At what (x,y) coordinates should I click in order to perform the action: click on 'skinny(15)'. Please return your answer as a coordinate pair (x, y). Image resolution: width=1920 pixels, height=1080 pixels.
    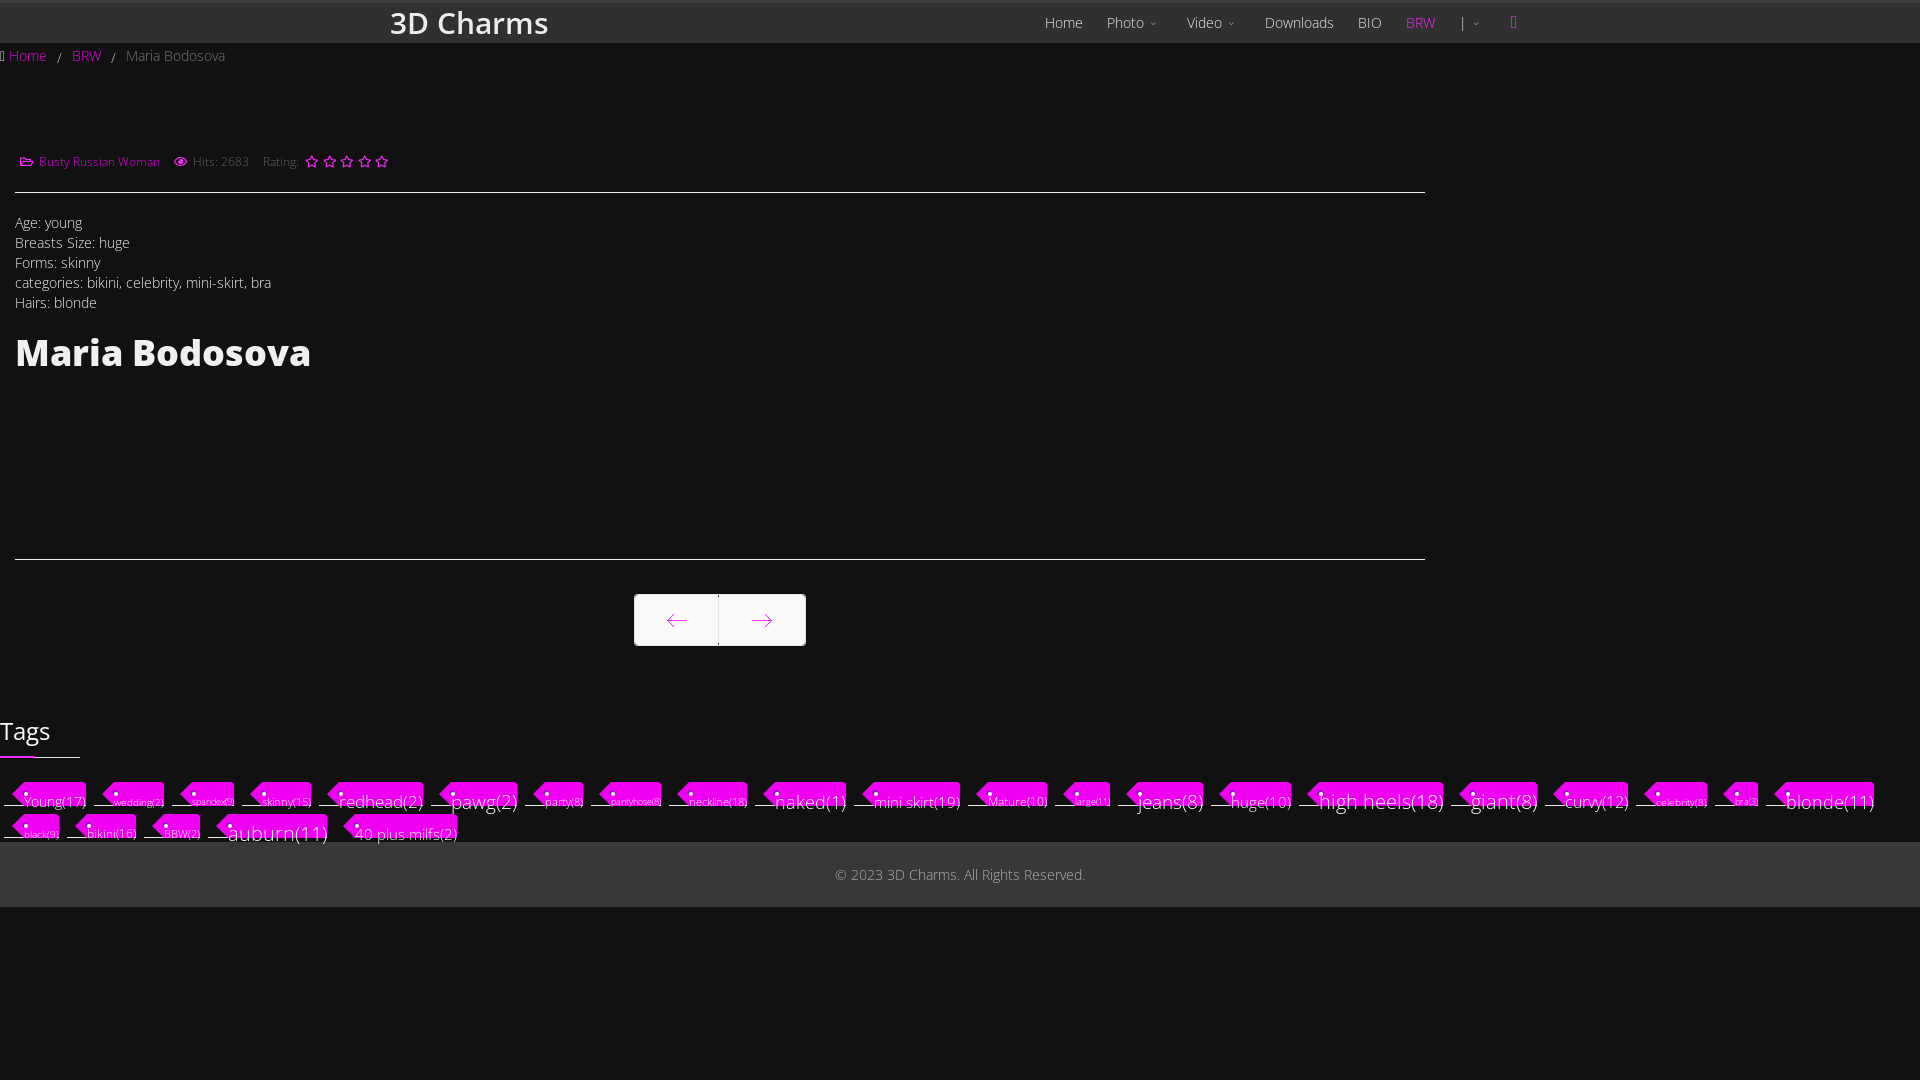
    Looking at the image, I should click on (285, 793).